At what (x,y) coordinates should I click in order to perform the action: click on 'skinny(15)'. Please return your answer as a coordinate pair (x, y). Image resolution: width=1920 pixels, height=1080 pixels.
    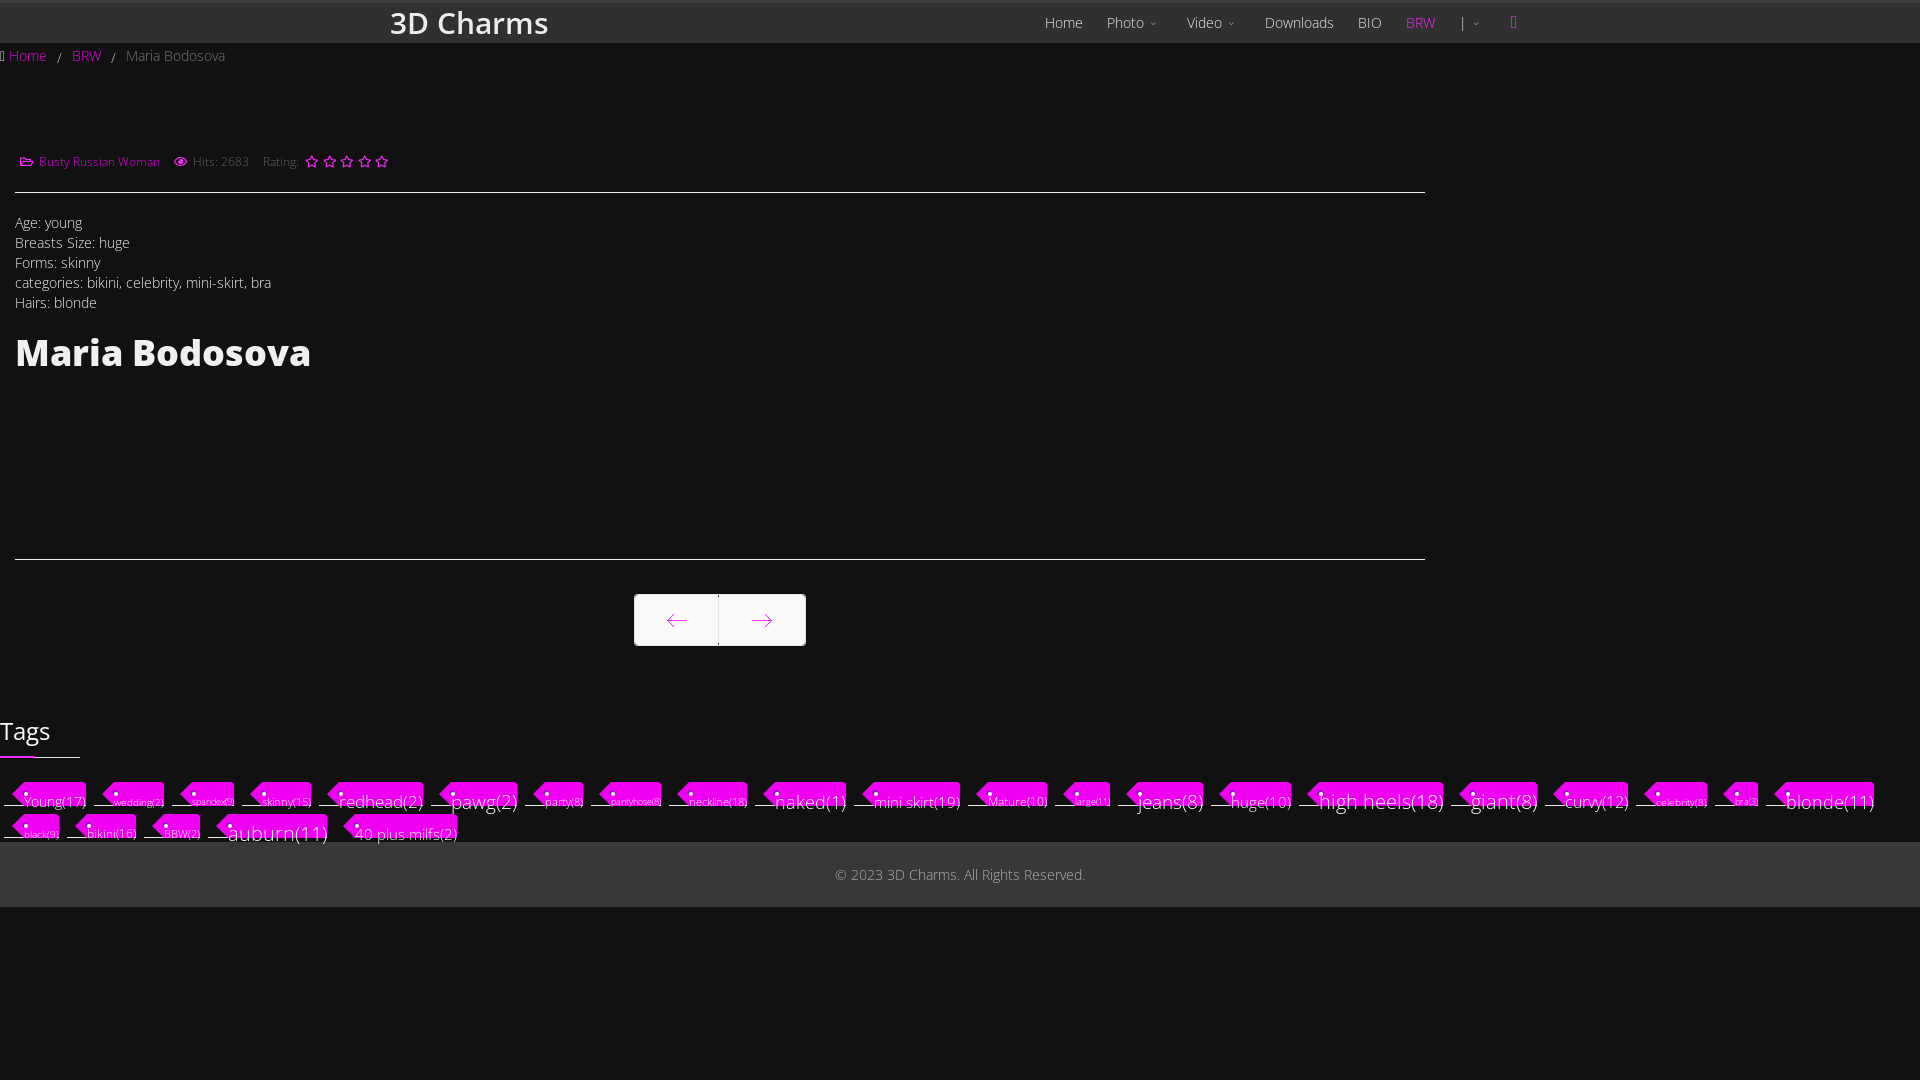
    Looking at the image, I should click on (285, 793).